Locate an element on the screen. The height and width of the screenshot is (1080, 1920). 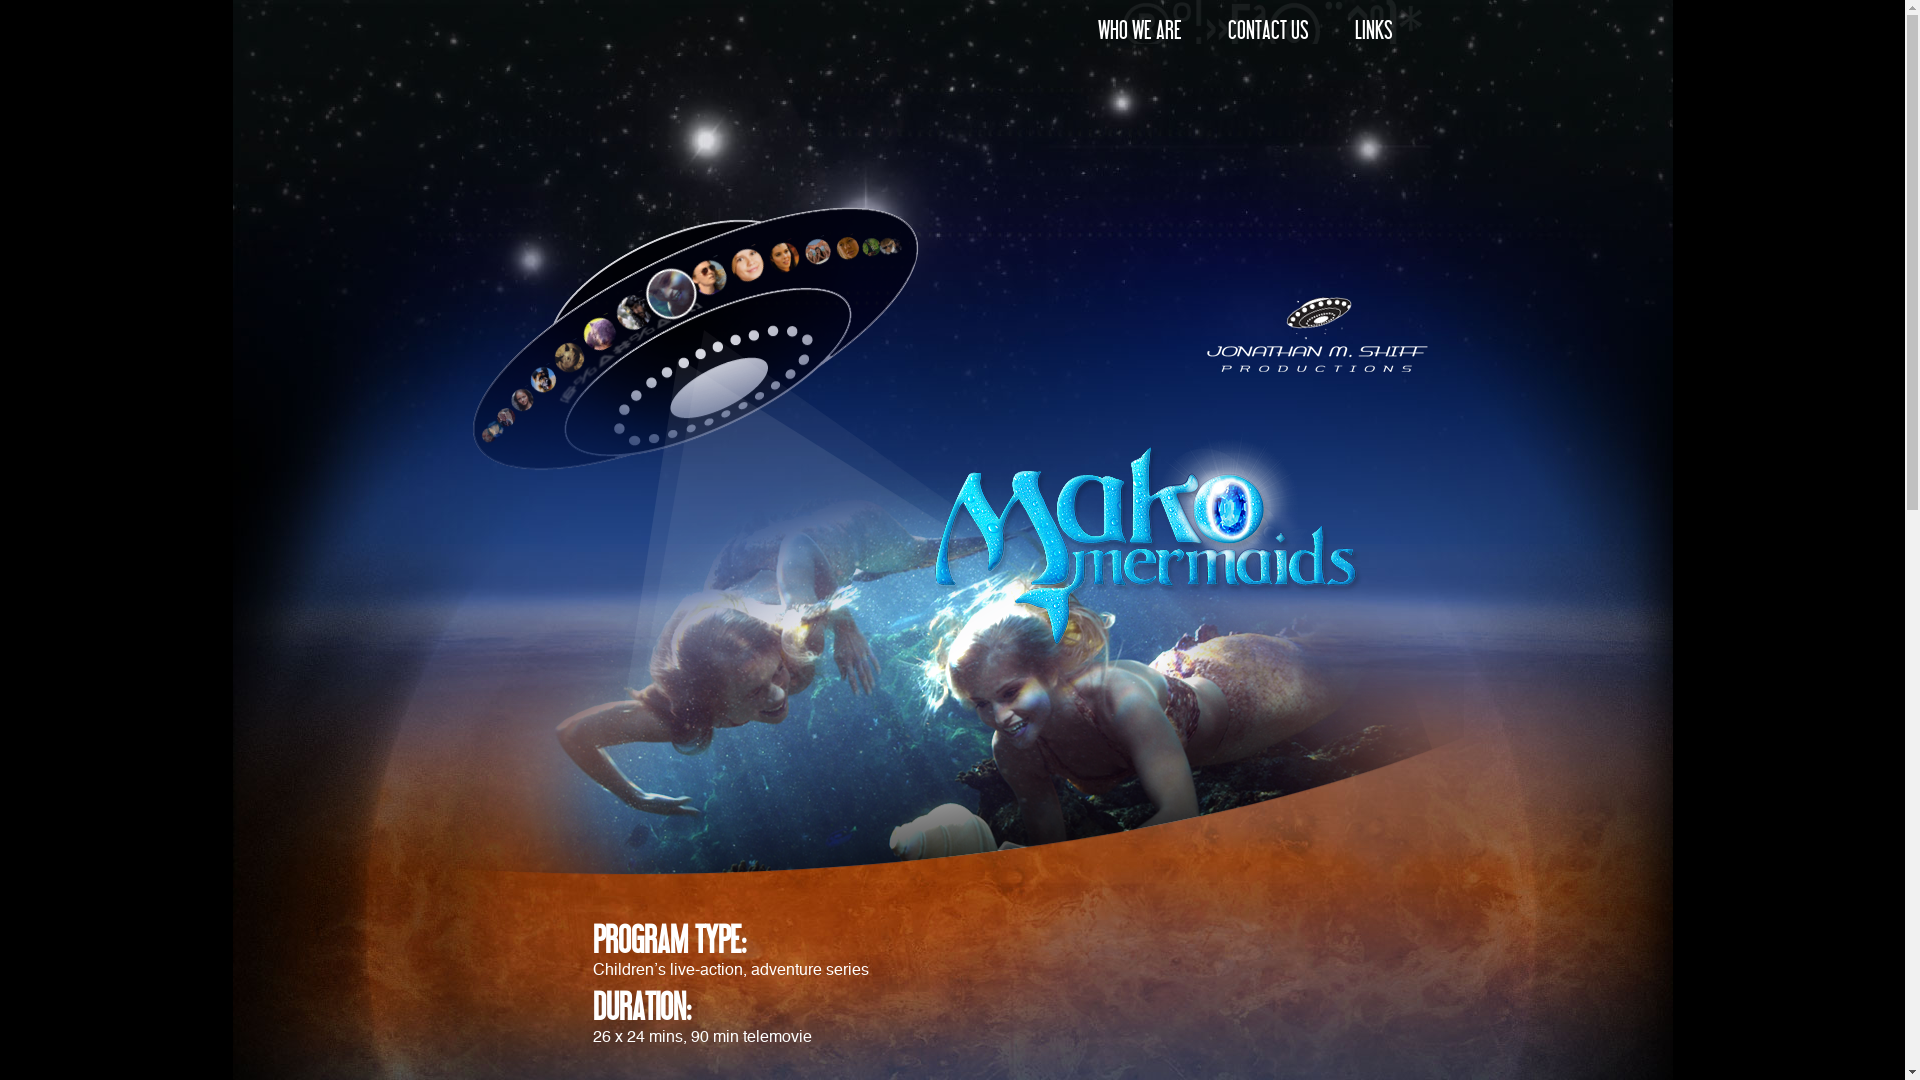
'My Zoo' is located at coordinates (593, 334).